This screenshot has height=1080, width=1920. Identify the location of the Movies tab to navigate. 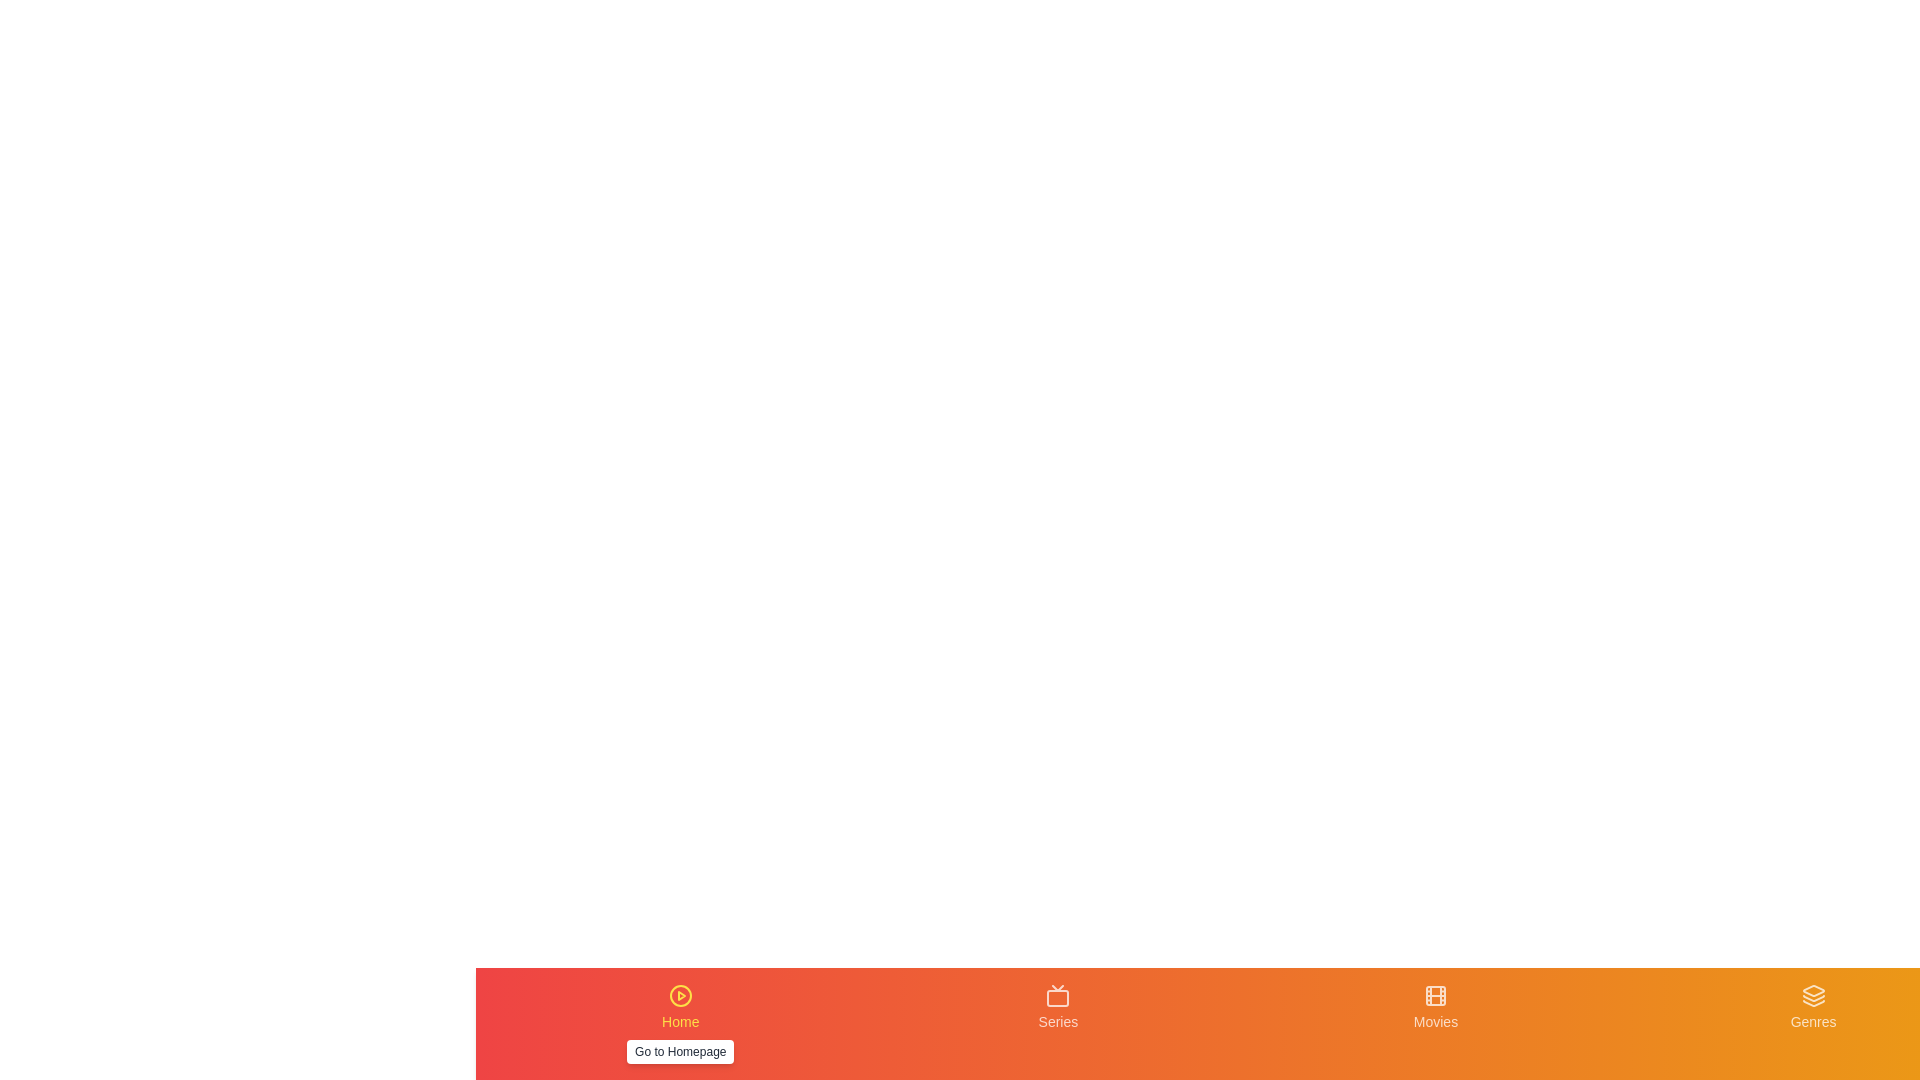
(1434, 1023).